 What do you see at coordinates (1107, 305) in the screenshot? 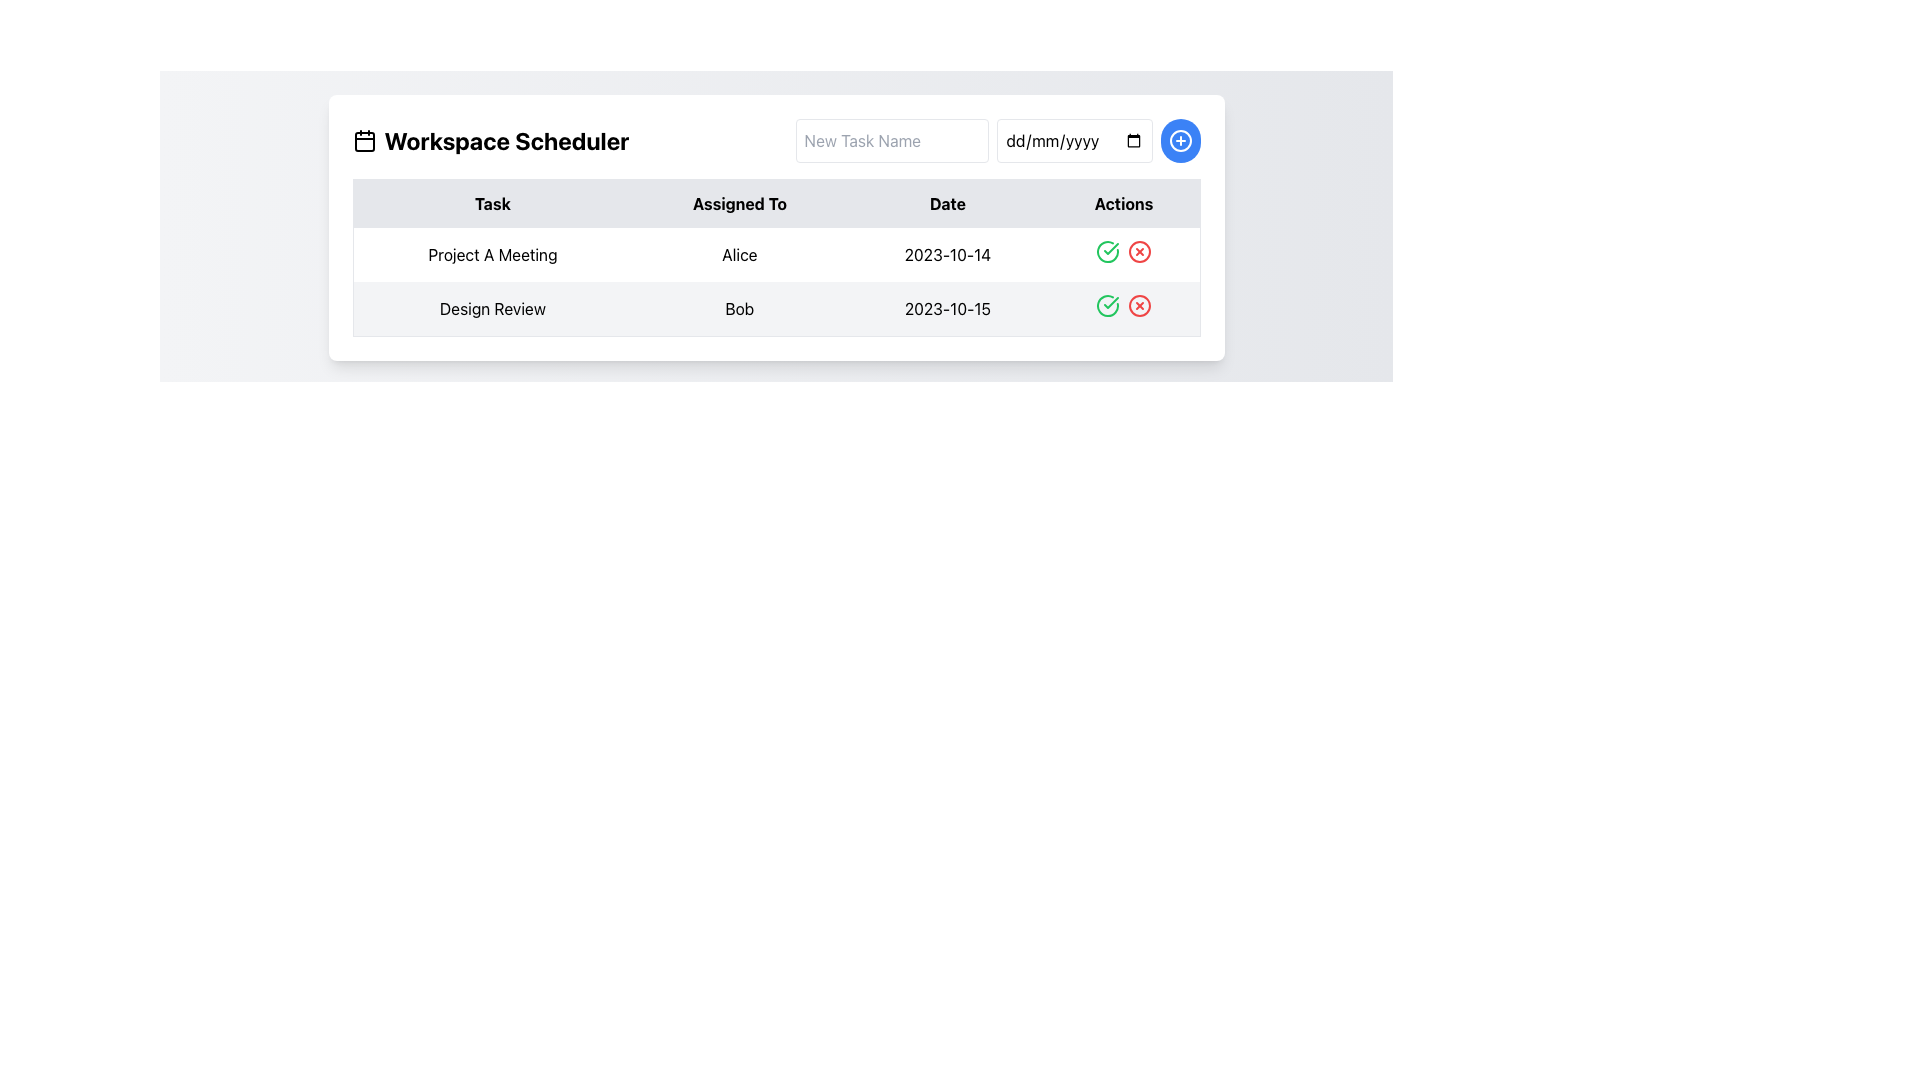
I see `the approval icon located in the 'Actions' column of the second row of the table to approve the task` at bounding box center [1107, 305].